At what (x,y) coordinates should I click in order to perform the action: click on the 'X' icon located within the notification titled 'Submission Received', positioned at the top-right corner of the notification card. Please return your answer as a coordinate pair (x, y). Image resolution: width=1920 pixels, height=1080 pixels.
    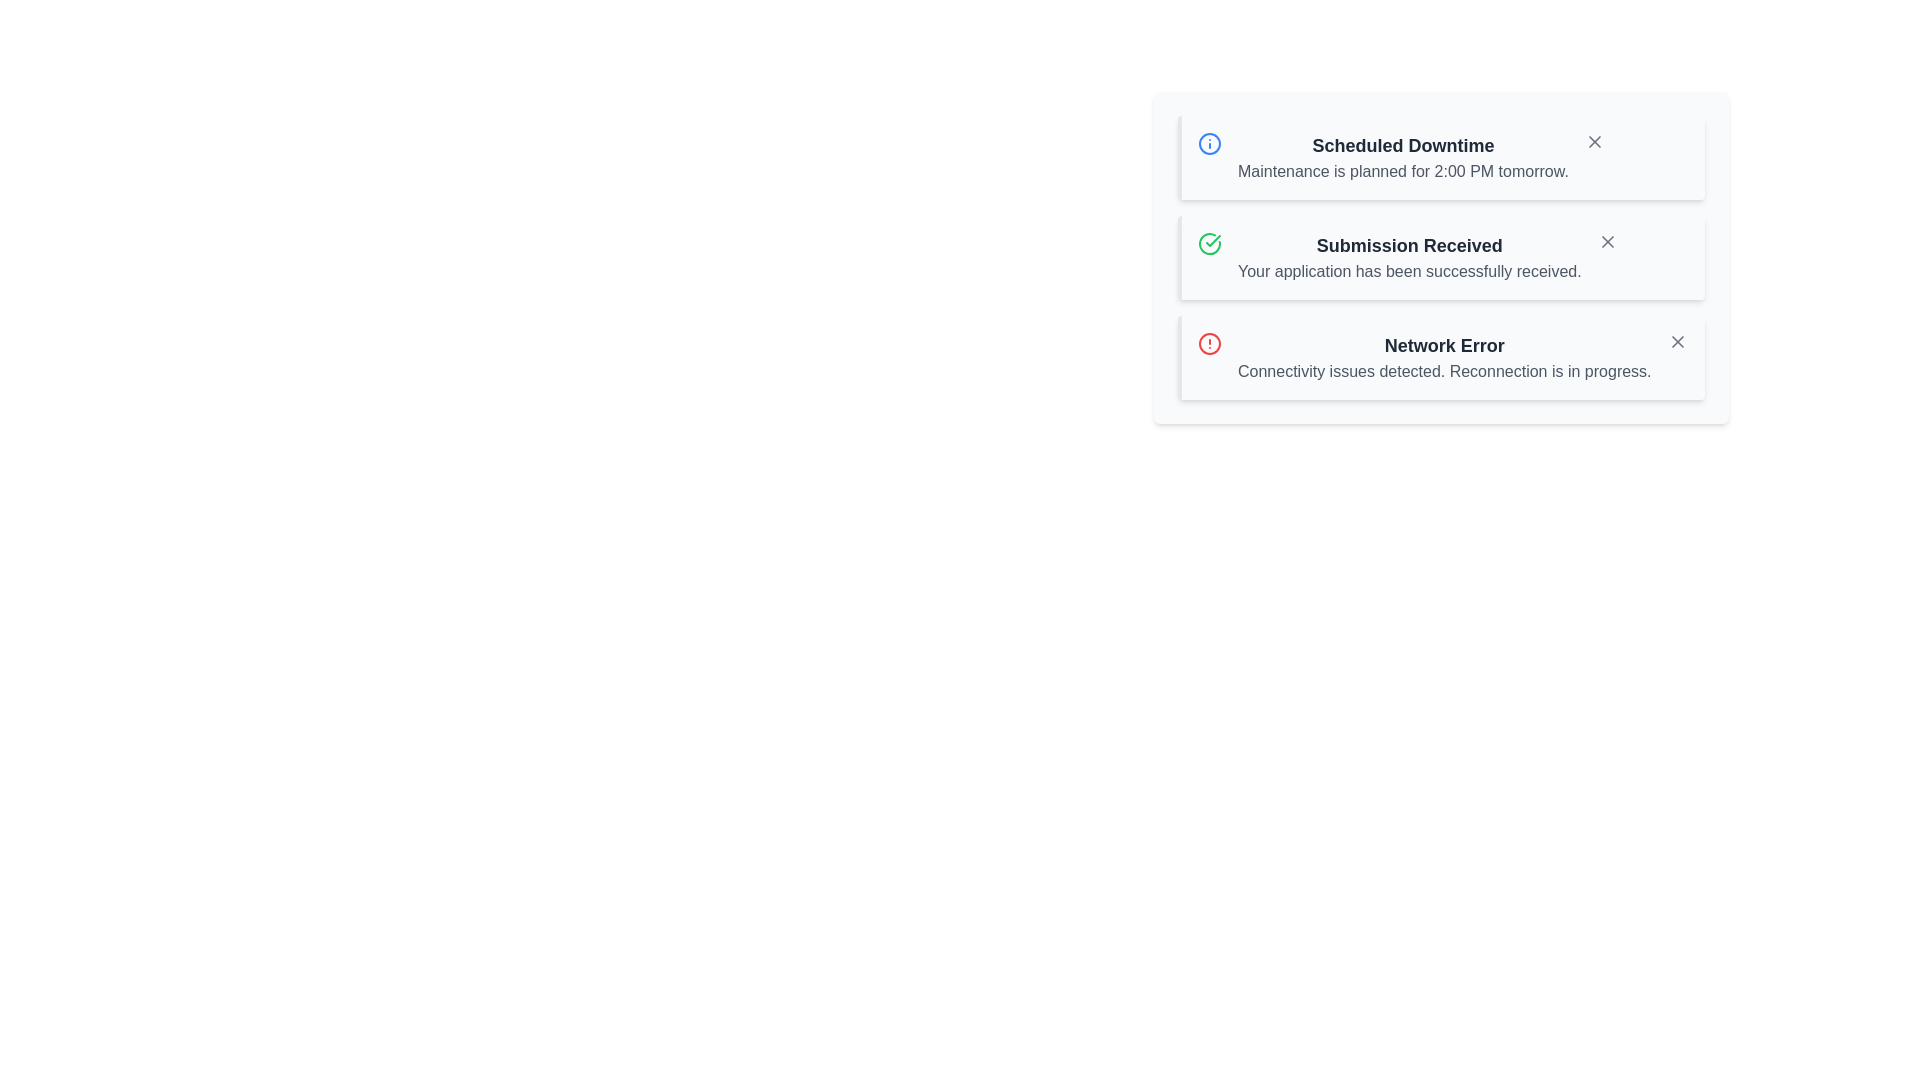
    Looking at the image, I should click on (1607, 241).